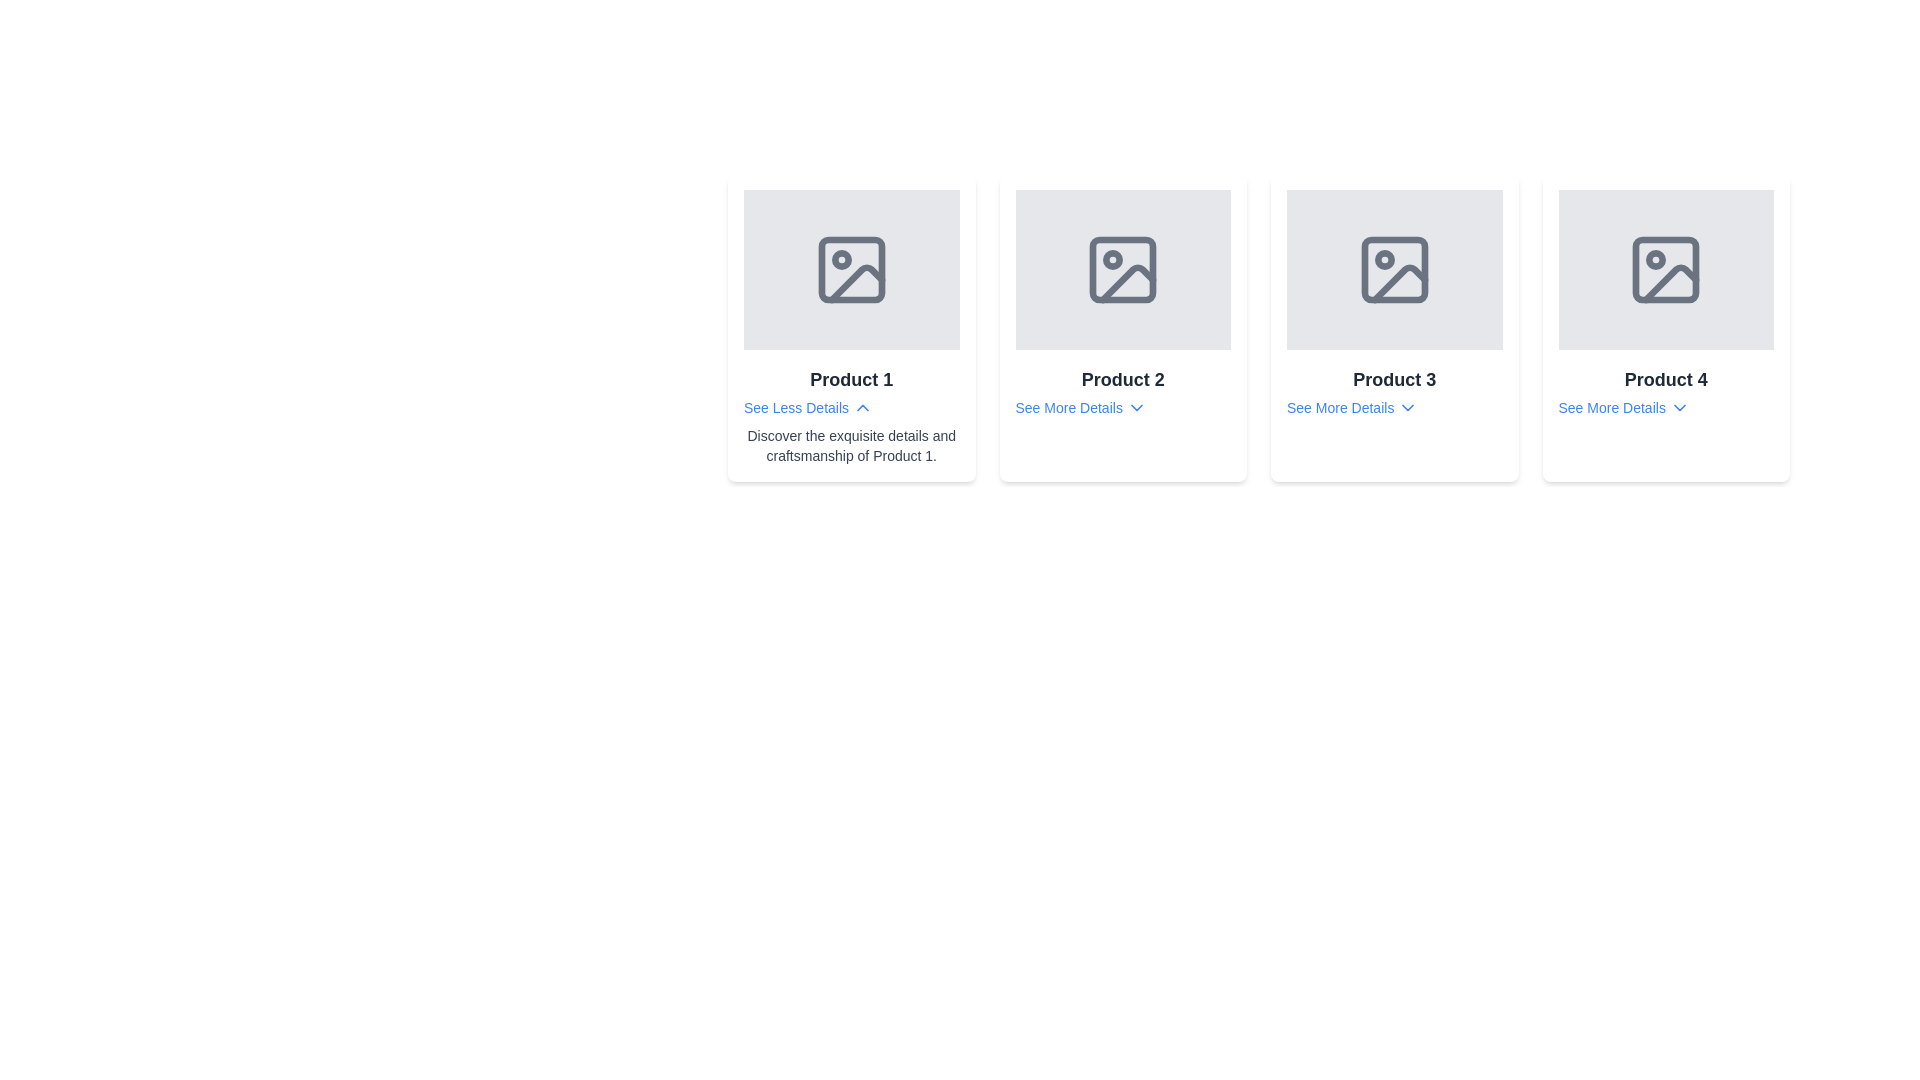 Image resolution: width=1920 pixels, height=1080 pixels. I want to click on the bold text label 'Product 1', which is positioned below the placeholder image in the first product card, so click(851, 380).